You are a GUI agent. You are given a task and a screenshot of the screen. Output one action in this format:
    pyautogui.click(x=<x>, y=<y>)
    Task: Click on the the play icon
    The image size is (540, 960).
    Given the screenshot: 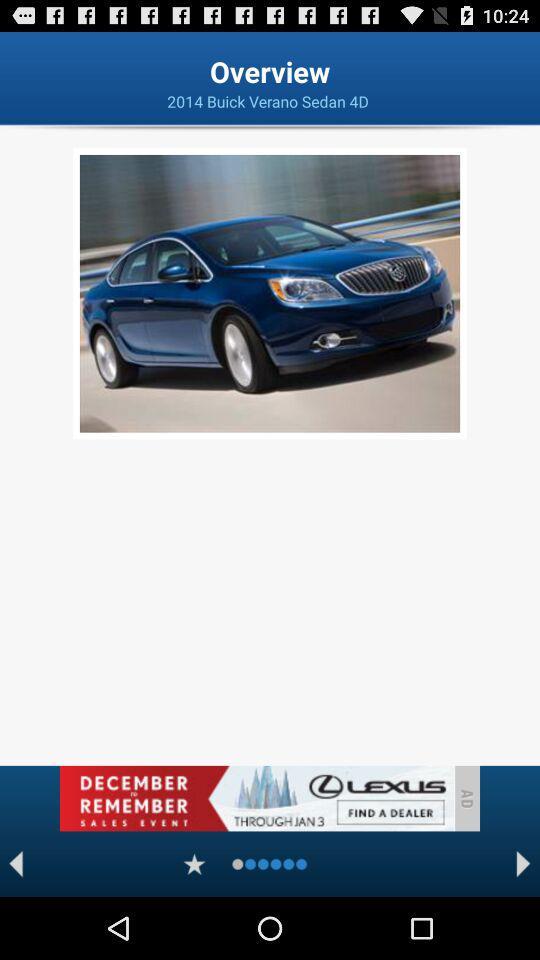 What is the action you would take?
    pyautogui.click(x=523, y=924)
    